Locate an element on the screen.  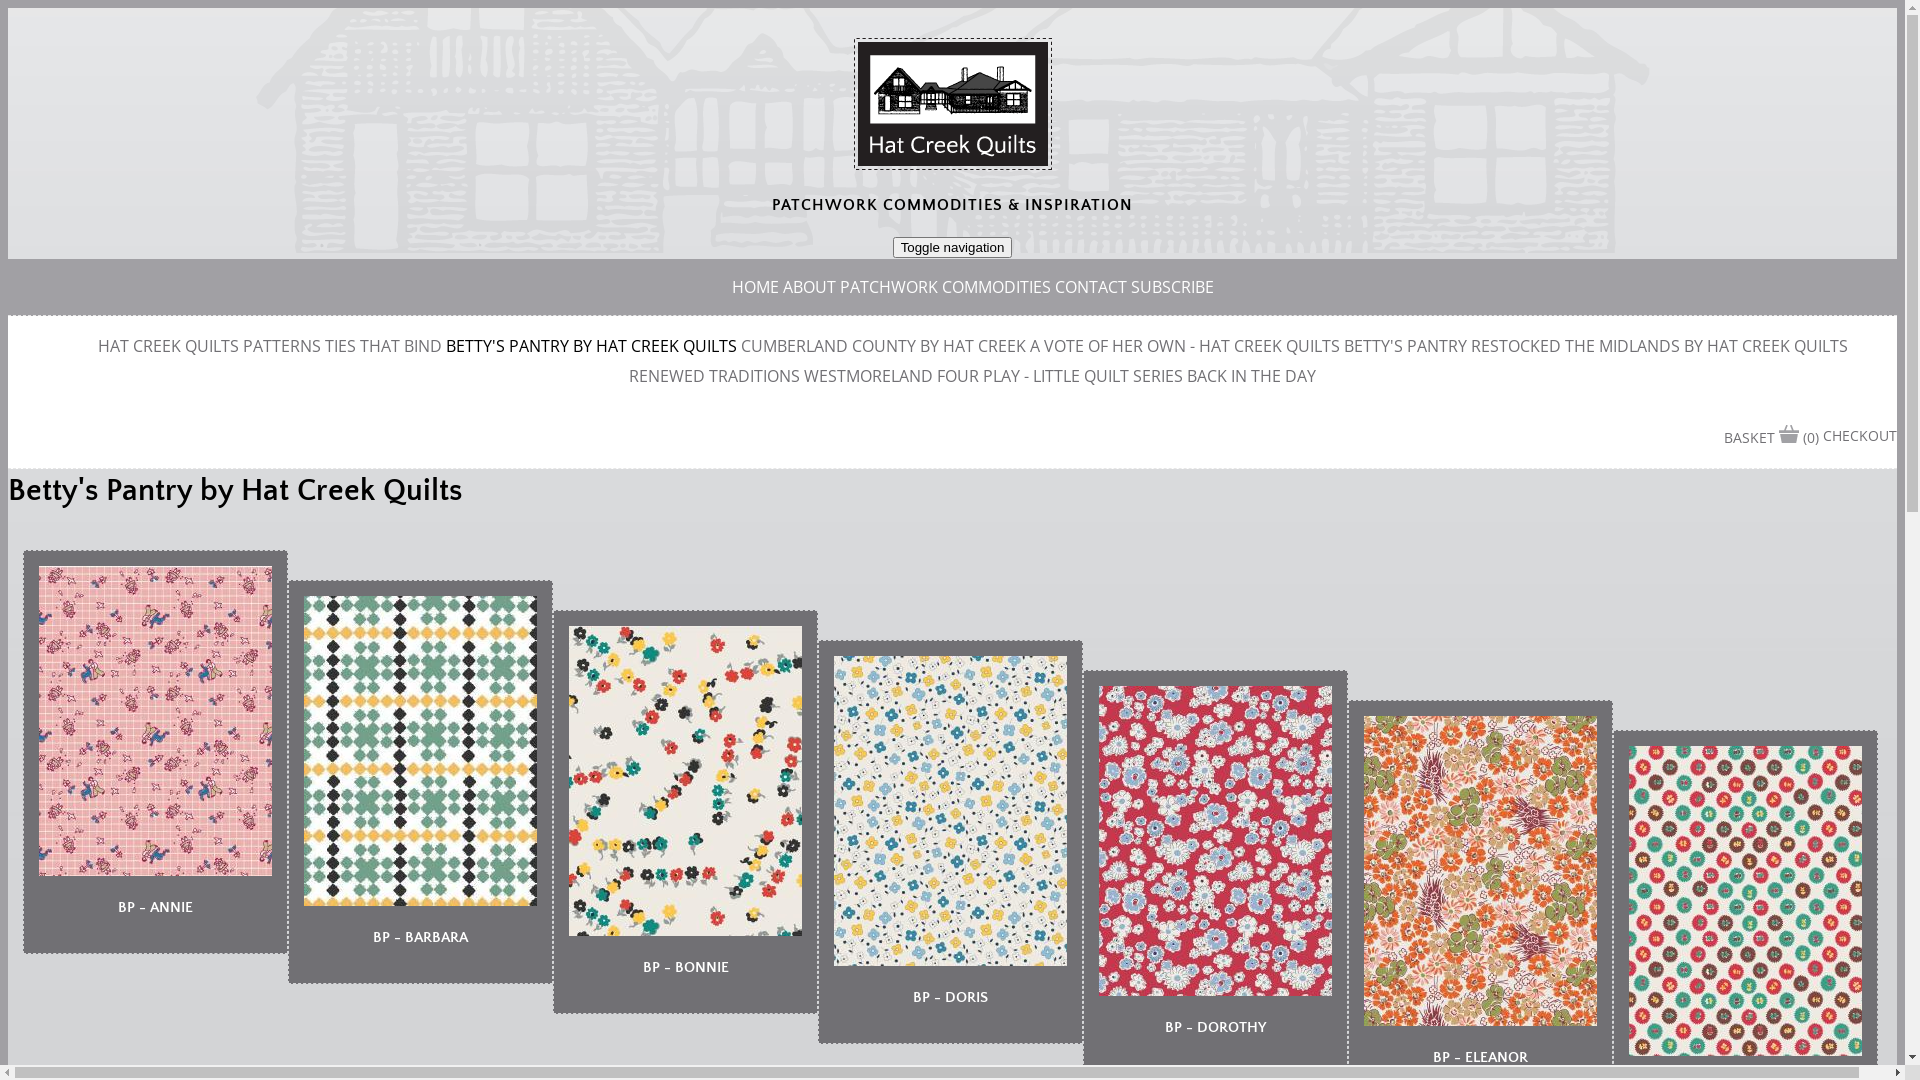
'FOUR PLAY - LITTLE QUILT SERIES' is located at coordinates (1059, 375).